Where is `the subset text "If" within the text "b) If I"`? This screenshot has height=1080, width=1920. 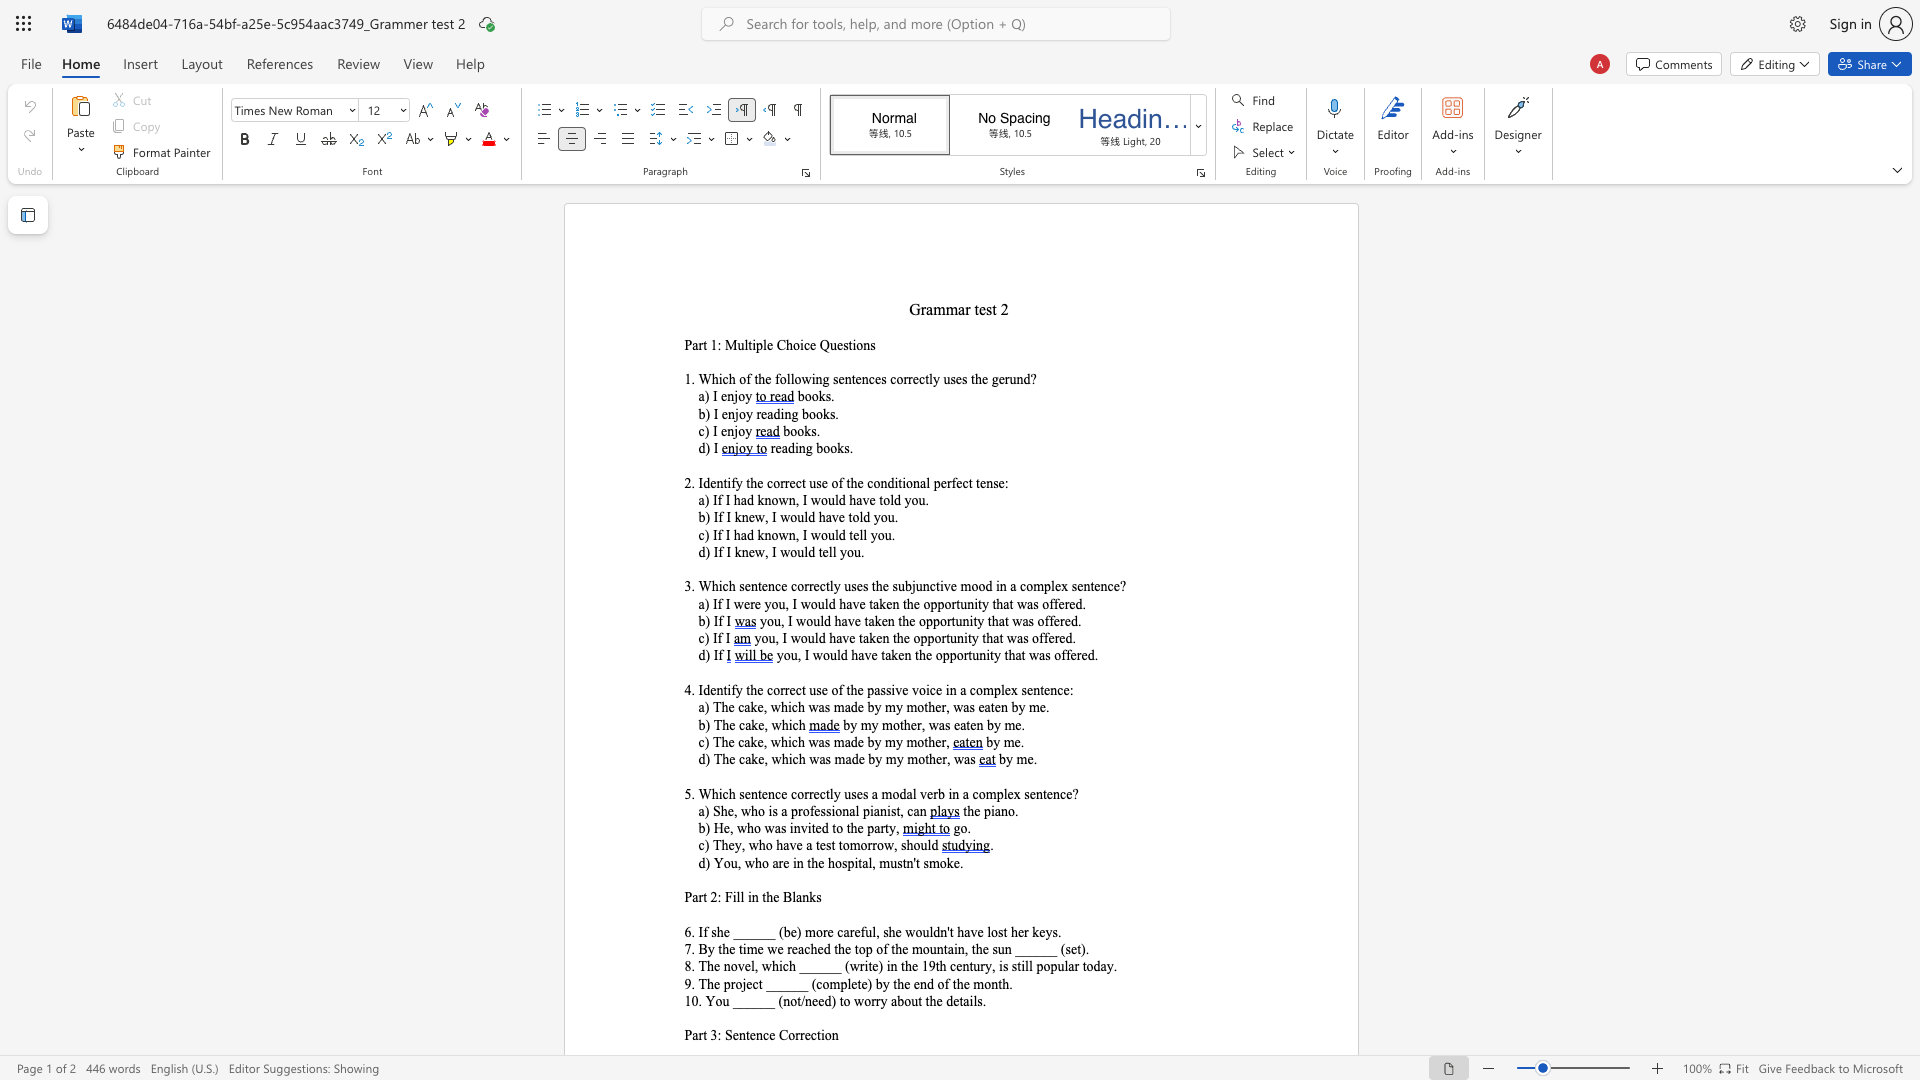 the subset text "If" within the text "b) If I" is located at coordinates (713, 620).